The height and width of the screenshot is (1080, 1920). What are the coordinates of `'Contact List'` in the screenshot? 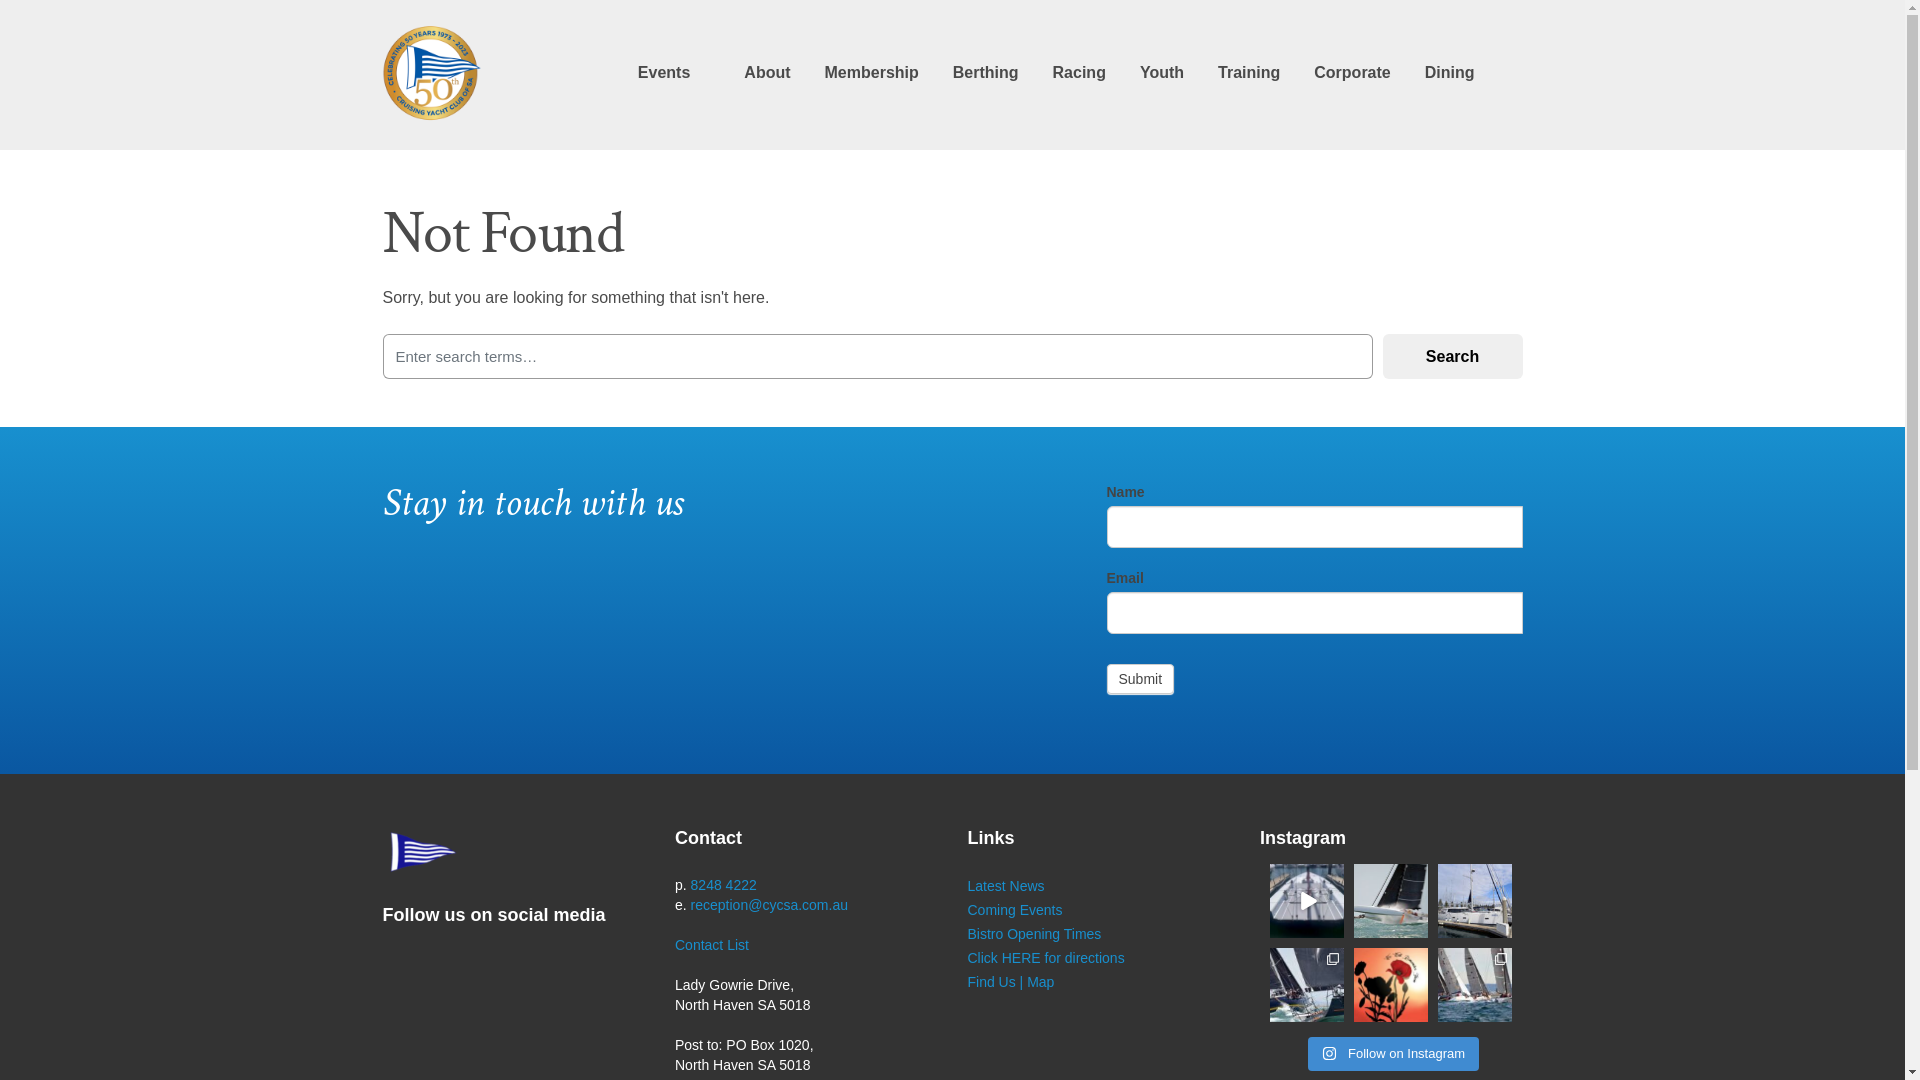 It's located at (711, 945).